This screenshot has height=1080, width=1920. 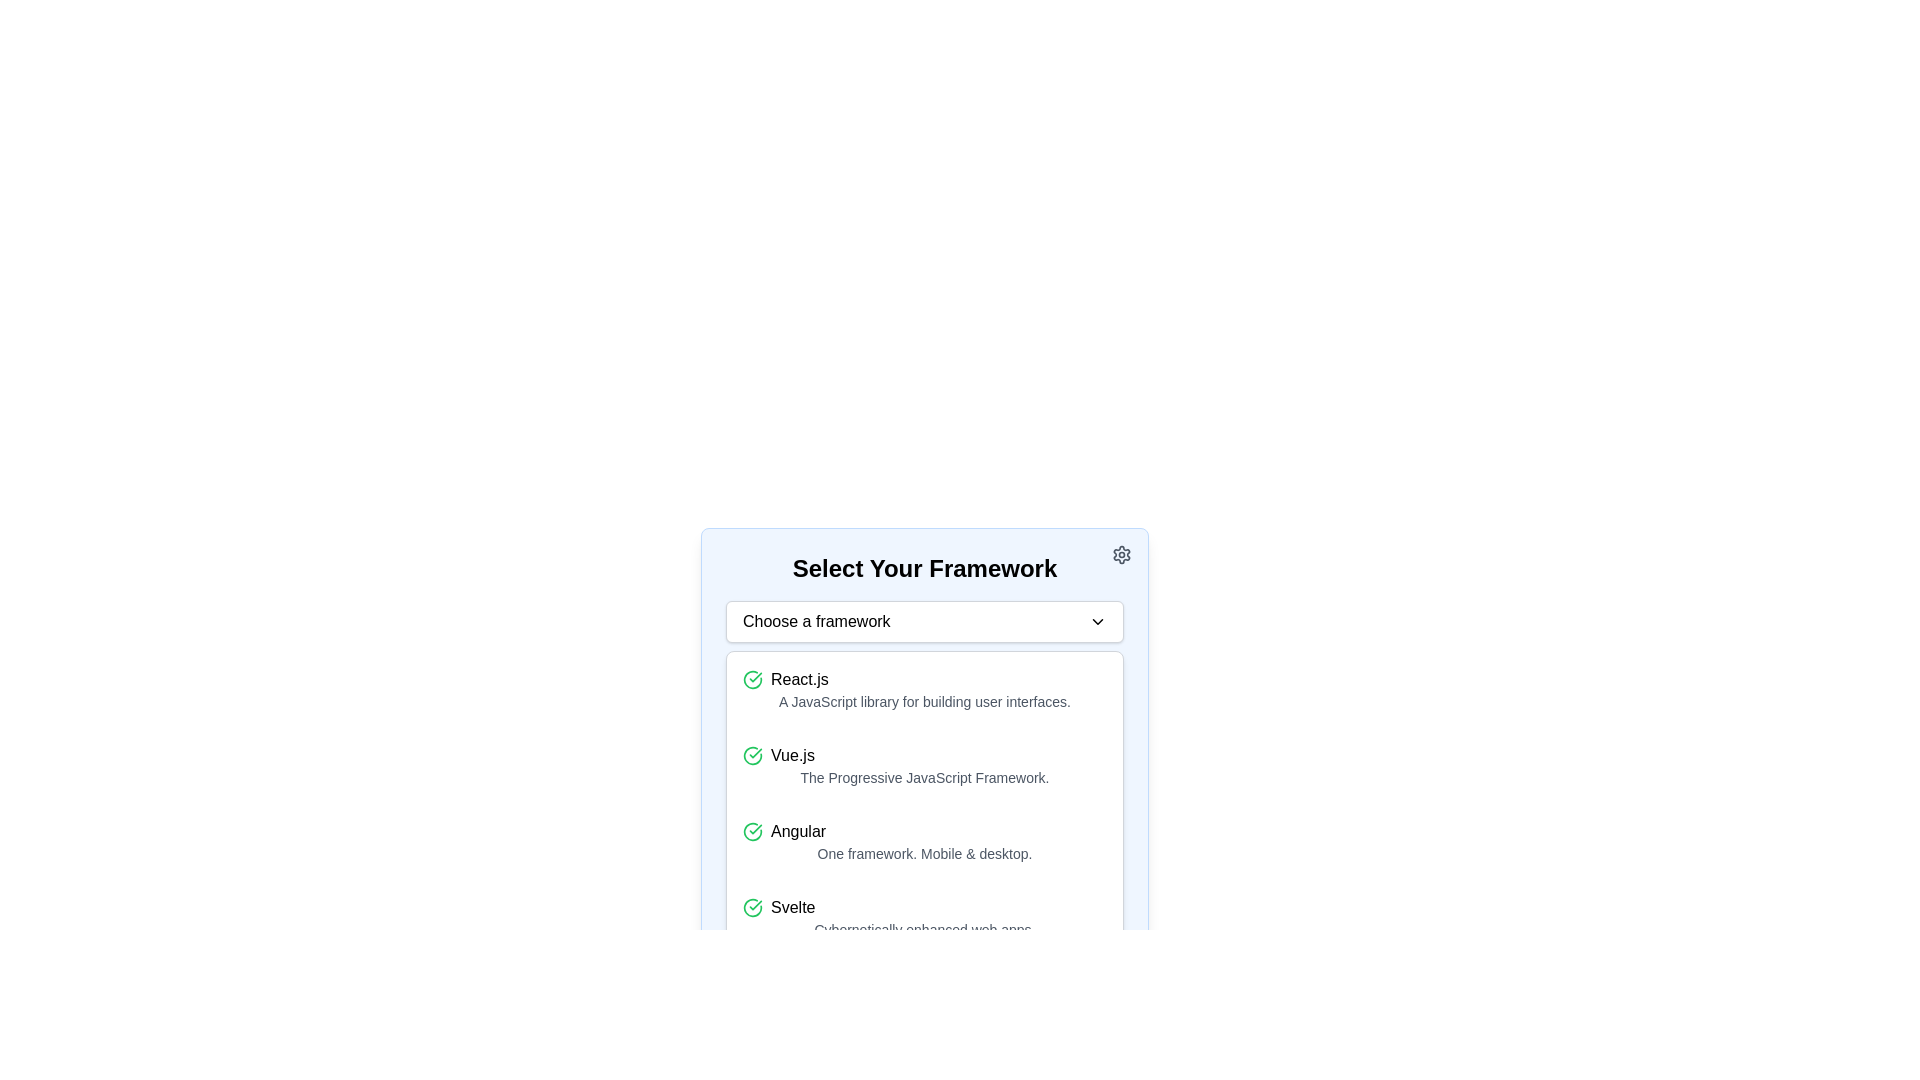 What do you see at coordinates (924, 569) in the screenshot?
I see `the bold heading text element 'Select Your Framework' located at the top of the selection menu, directly above the dropdown labeled 'Choose a framework'` at bounding box center [924, 569].